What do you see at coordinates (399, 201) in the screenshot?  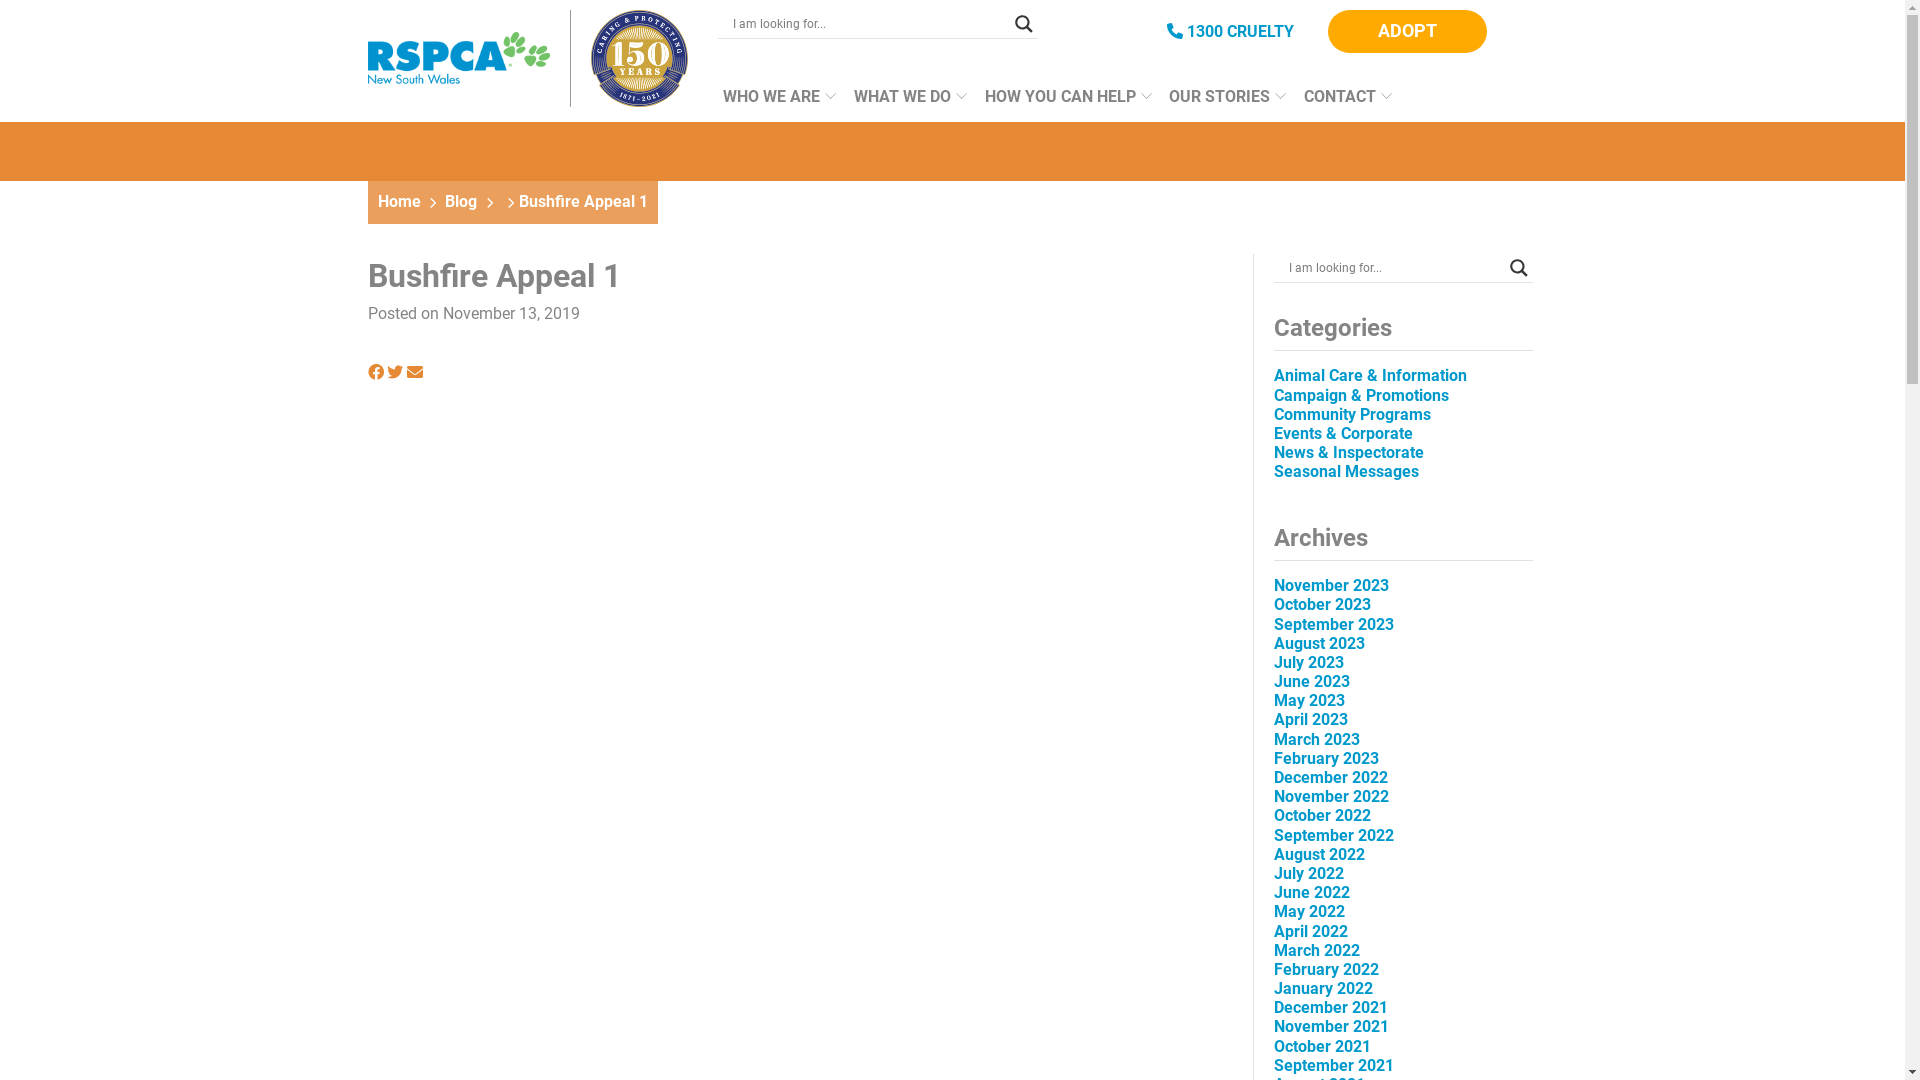 I see `'Home'` at bounding box center [399, 201].